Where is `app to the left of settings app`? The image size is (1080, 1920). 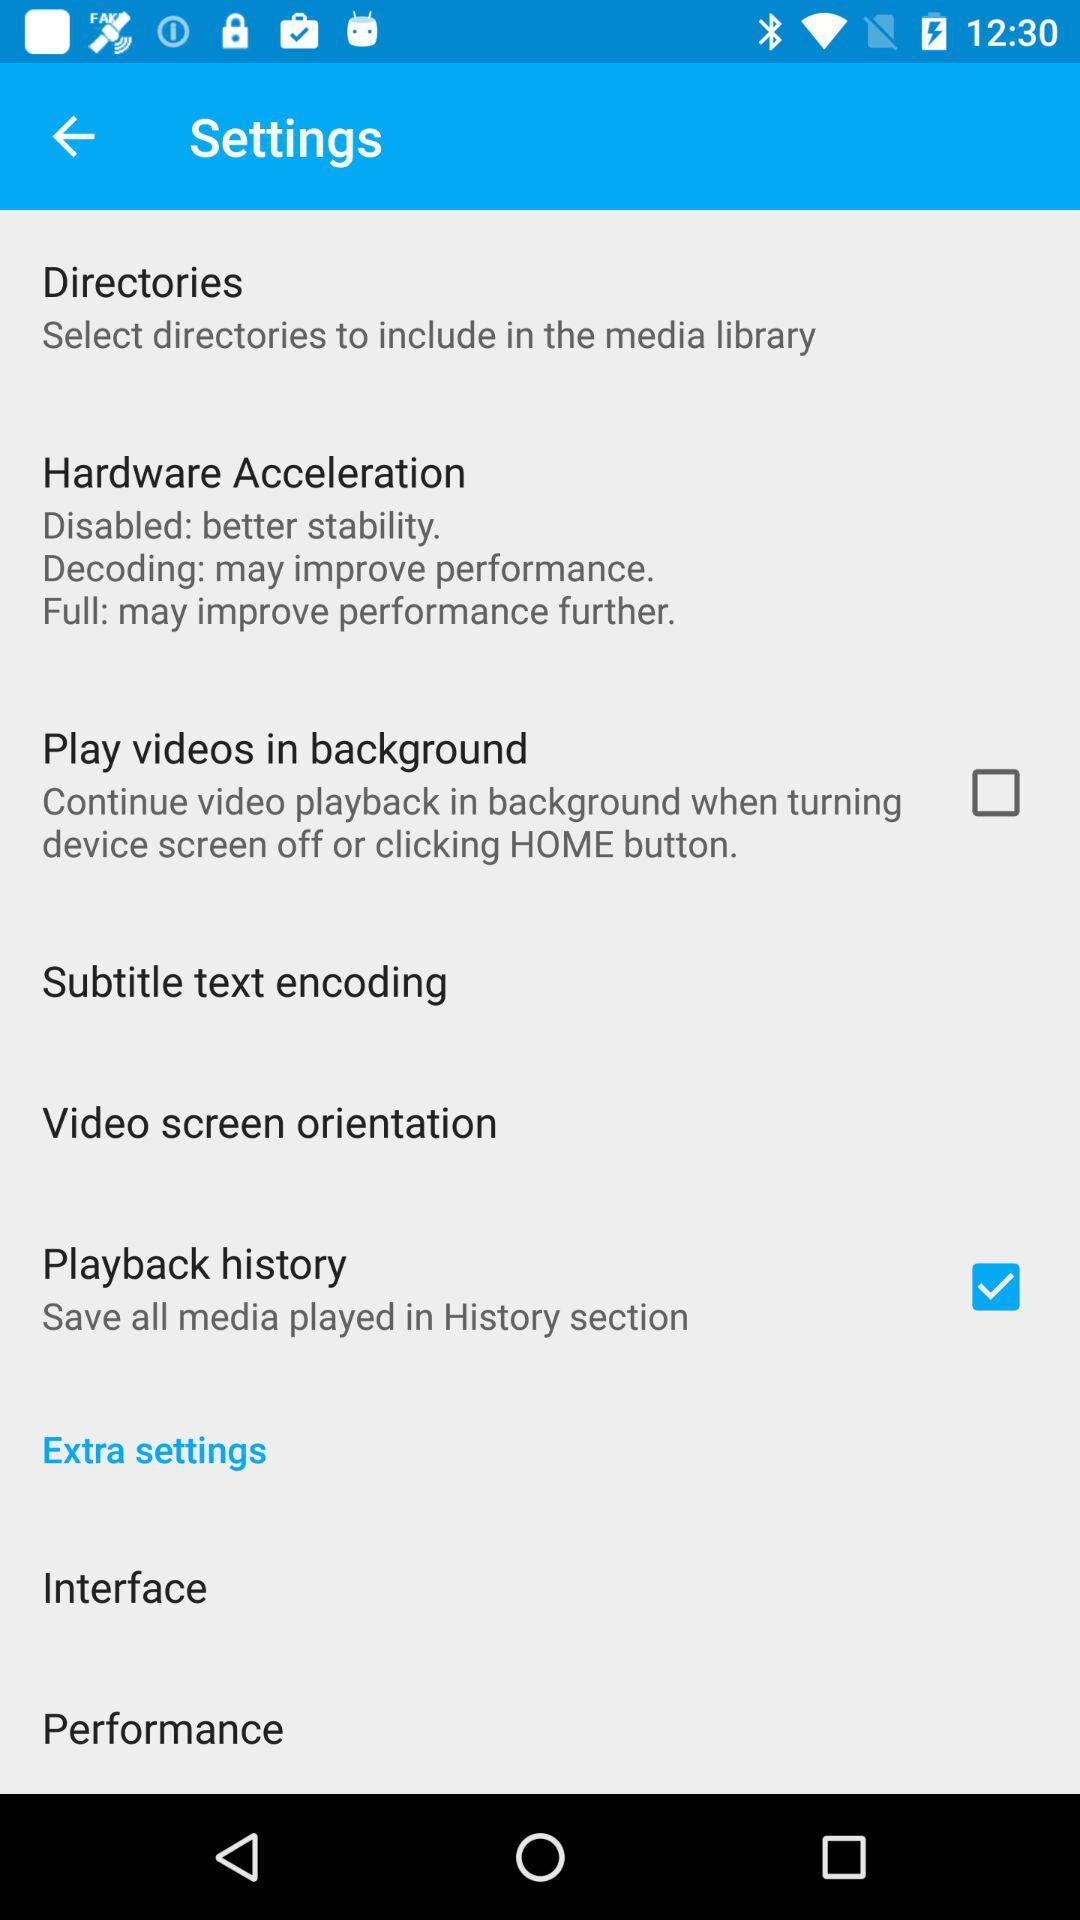 app to the left of settings app is located at coordinates (72, 135).